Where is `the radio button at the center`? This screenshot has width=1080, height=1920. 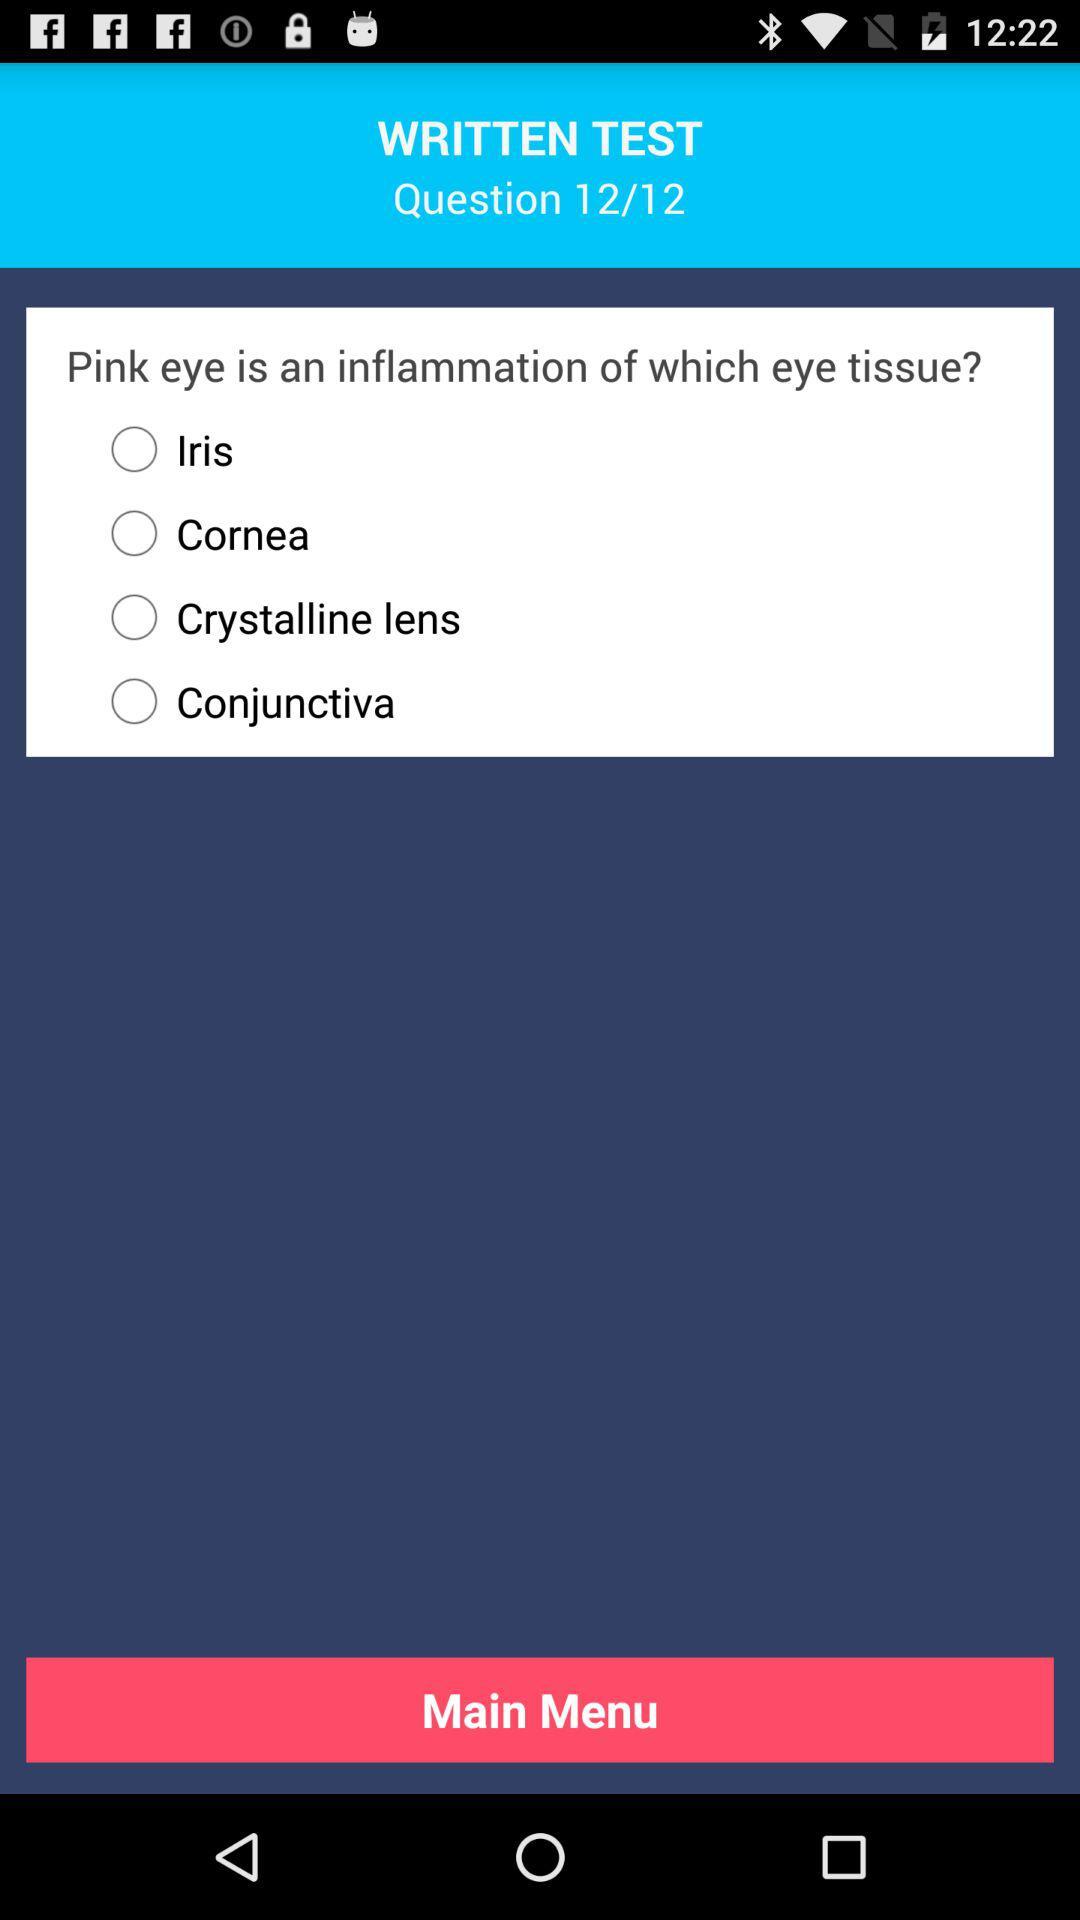 the radio button at the center is located at coordinates (553, 701).